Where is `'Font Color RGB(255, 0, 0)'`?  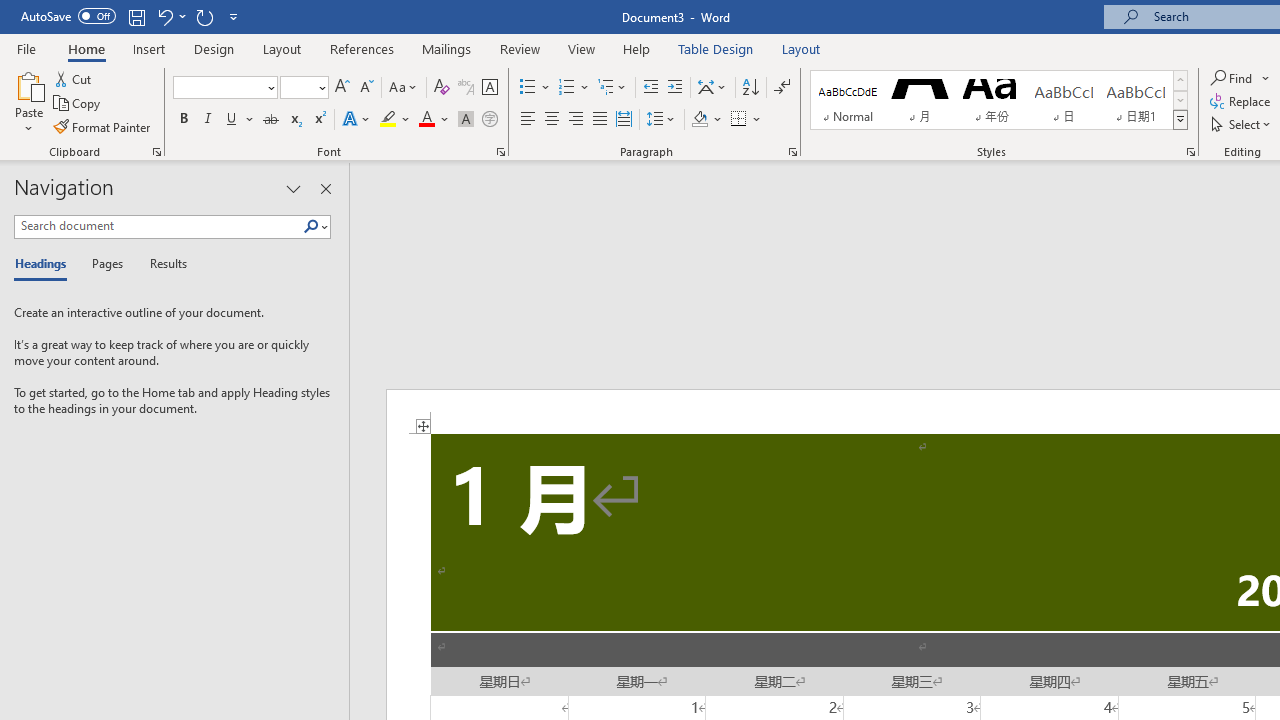
'Font Color RGB(255, 0, 0)' is located at coordinates (425, 119).